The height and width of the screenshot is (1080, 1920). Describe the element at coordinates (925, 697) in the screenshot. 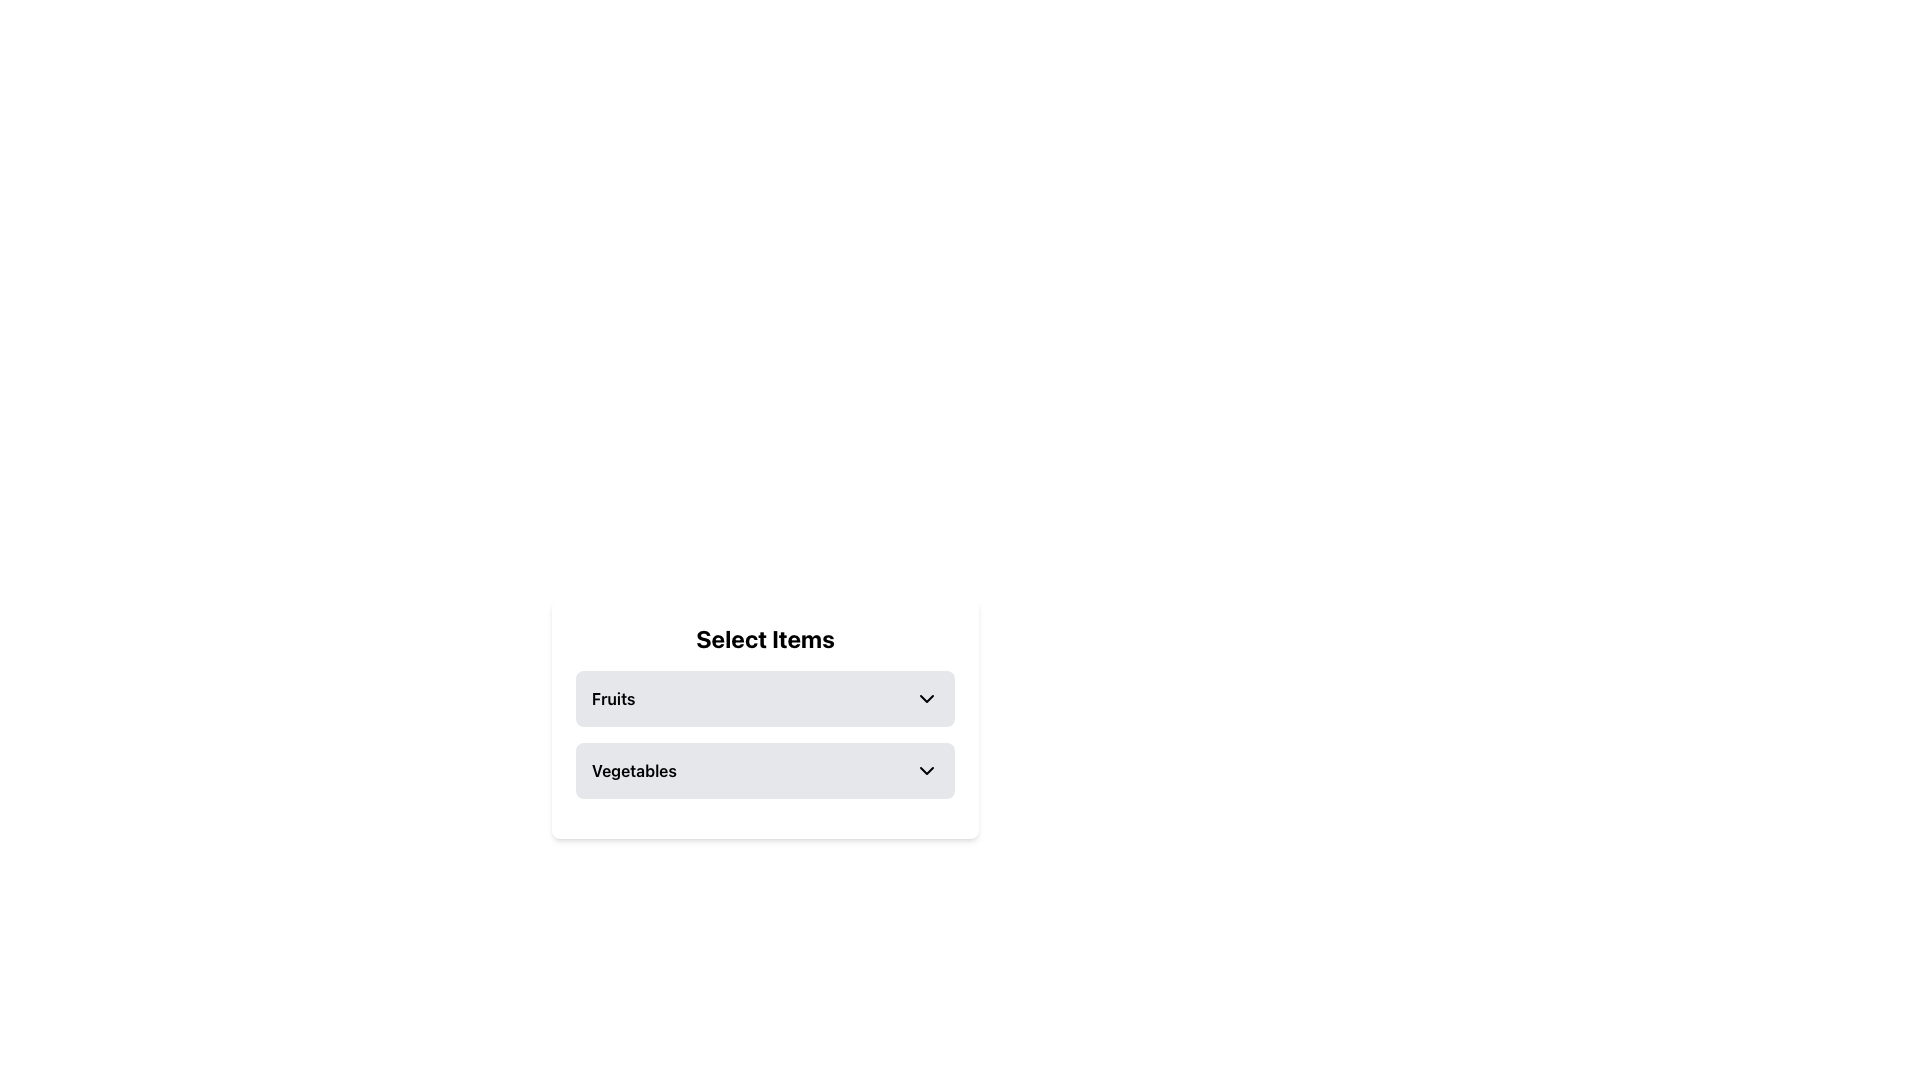

I see `the downwards-pointing chevron icon located to the right of the text 'Fruits'` at that location.